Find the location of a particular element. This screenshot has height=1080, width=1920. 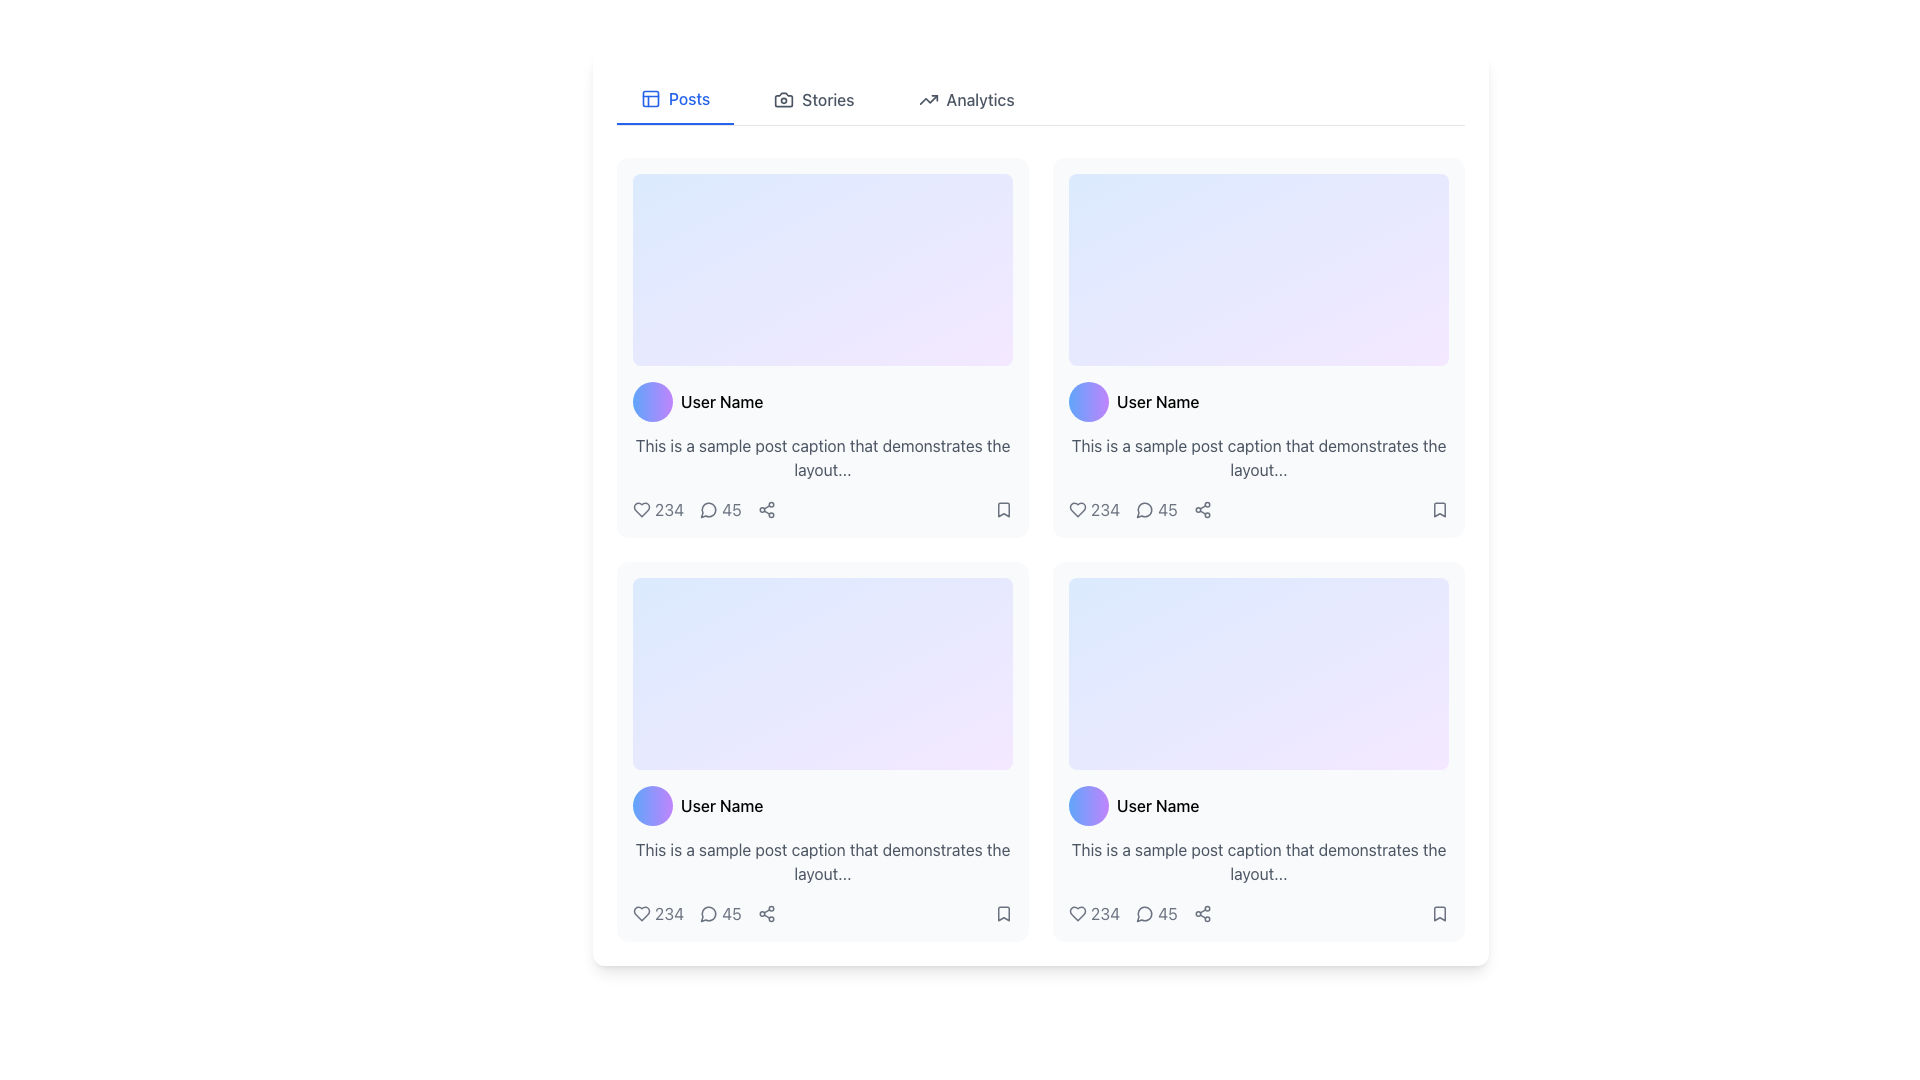

the comments icon located at the bottom section of the content card, which is the middle icon in a row of three is located at coordinates (708, 914).